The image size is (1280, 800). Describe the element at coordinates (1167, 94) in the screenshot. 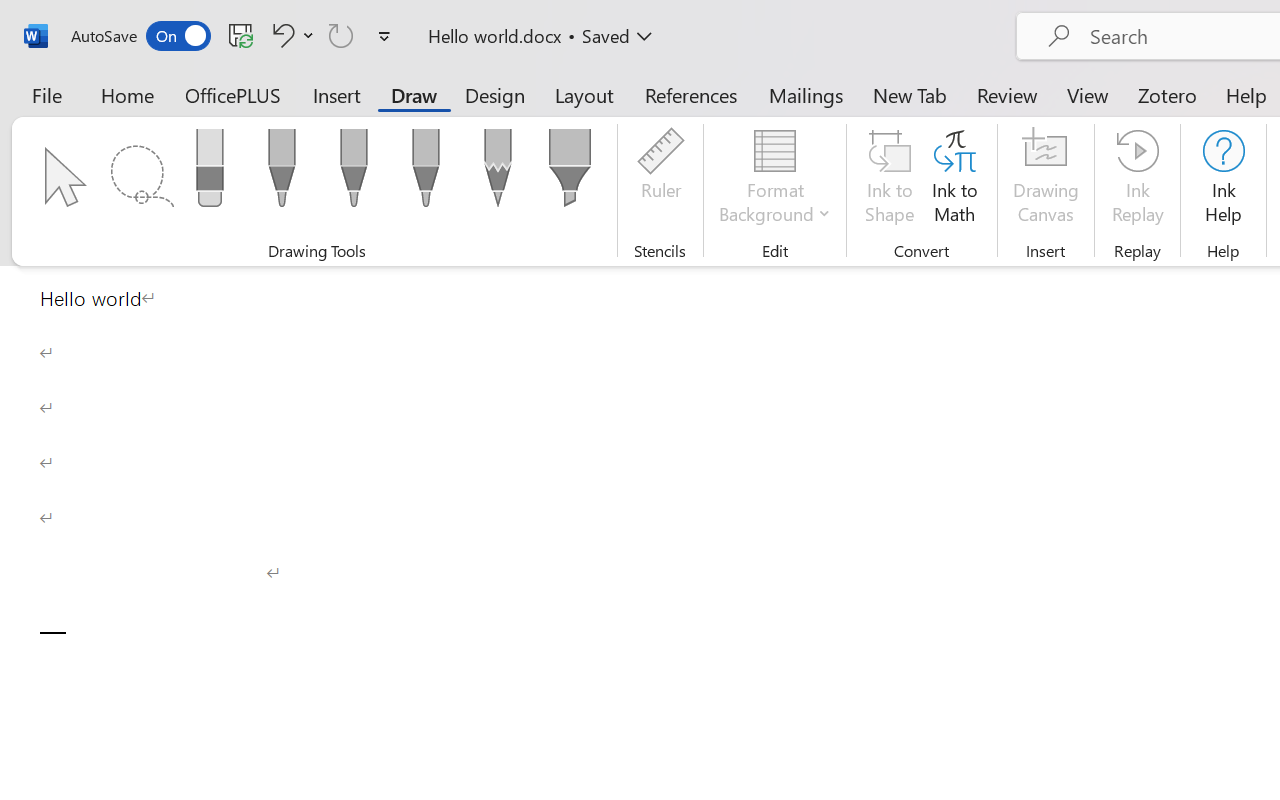

I see `'Zotero'` at that location.